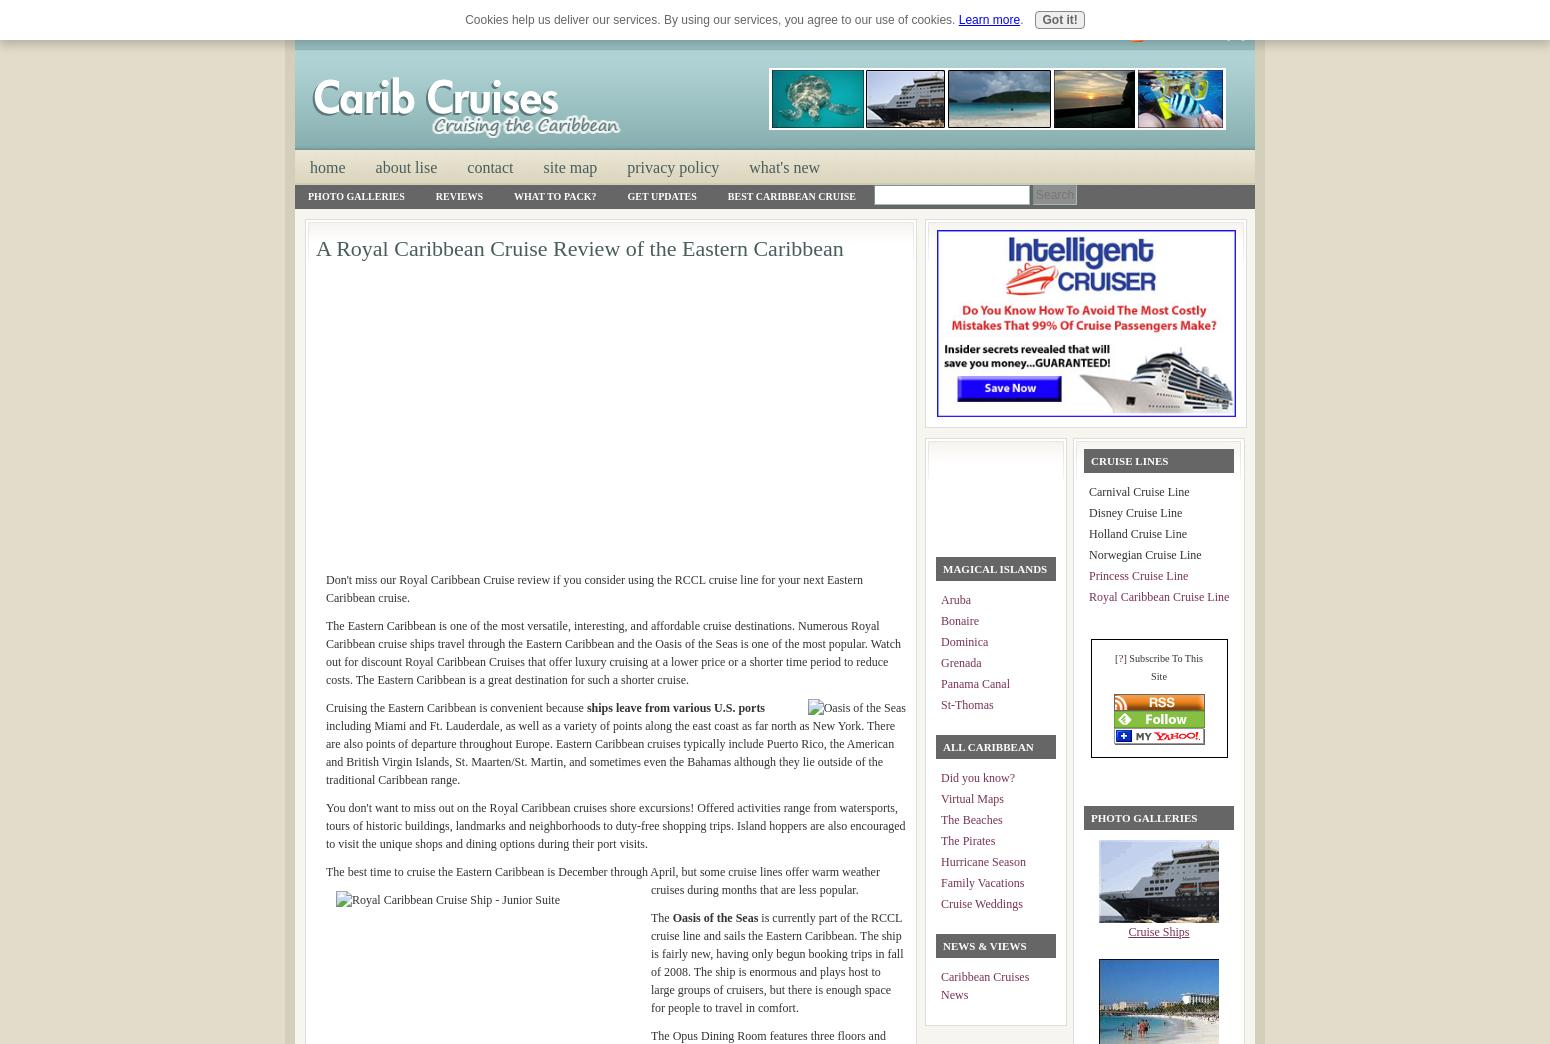 Image resolution: width=1550 pixels, height=1044 pixels. I want to click on 'Cookies help us deliver our services. By using our services, you agree to our use of cookies.', so click(465, 18).